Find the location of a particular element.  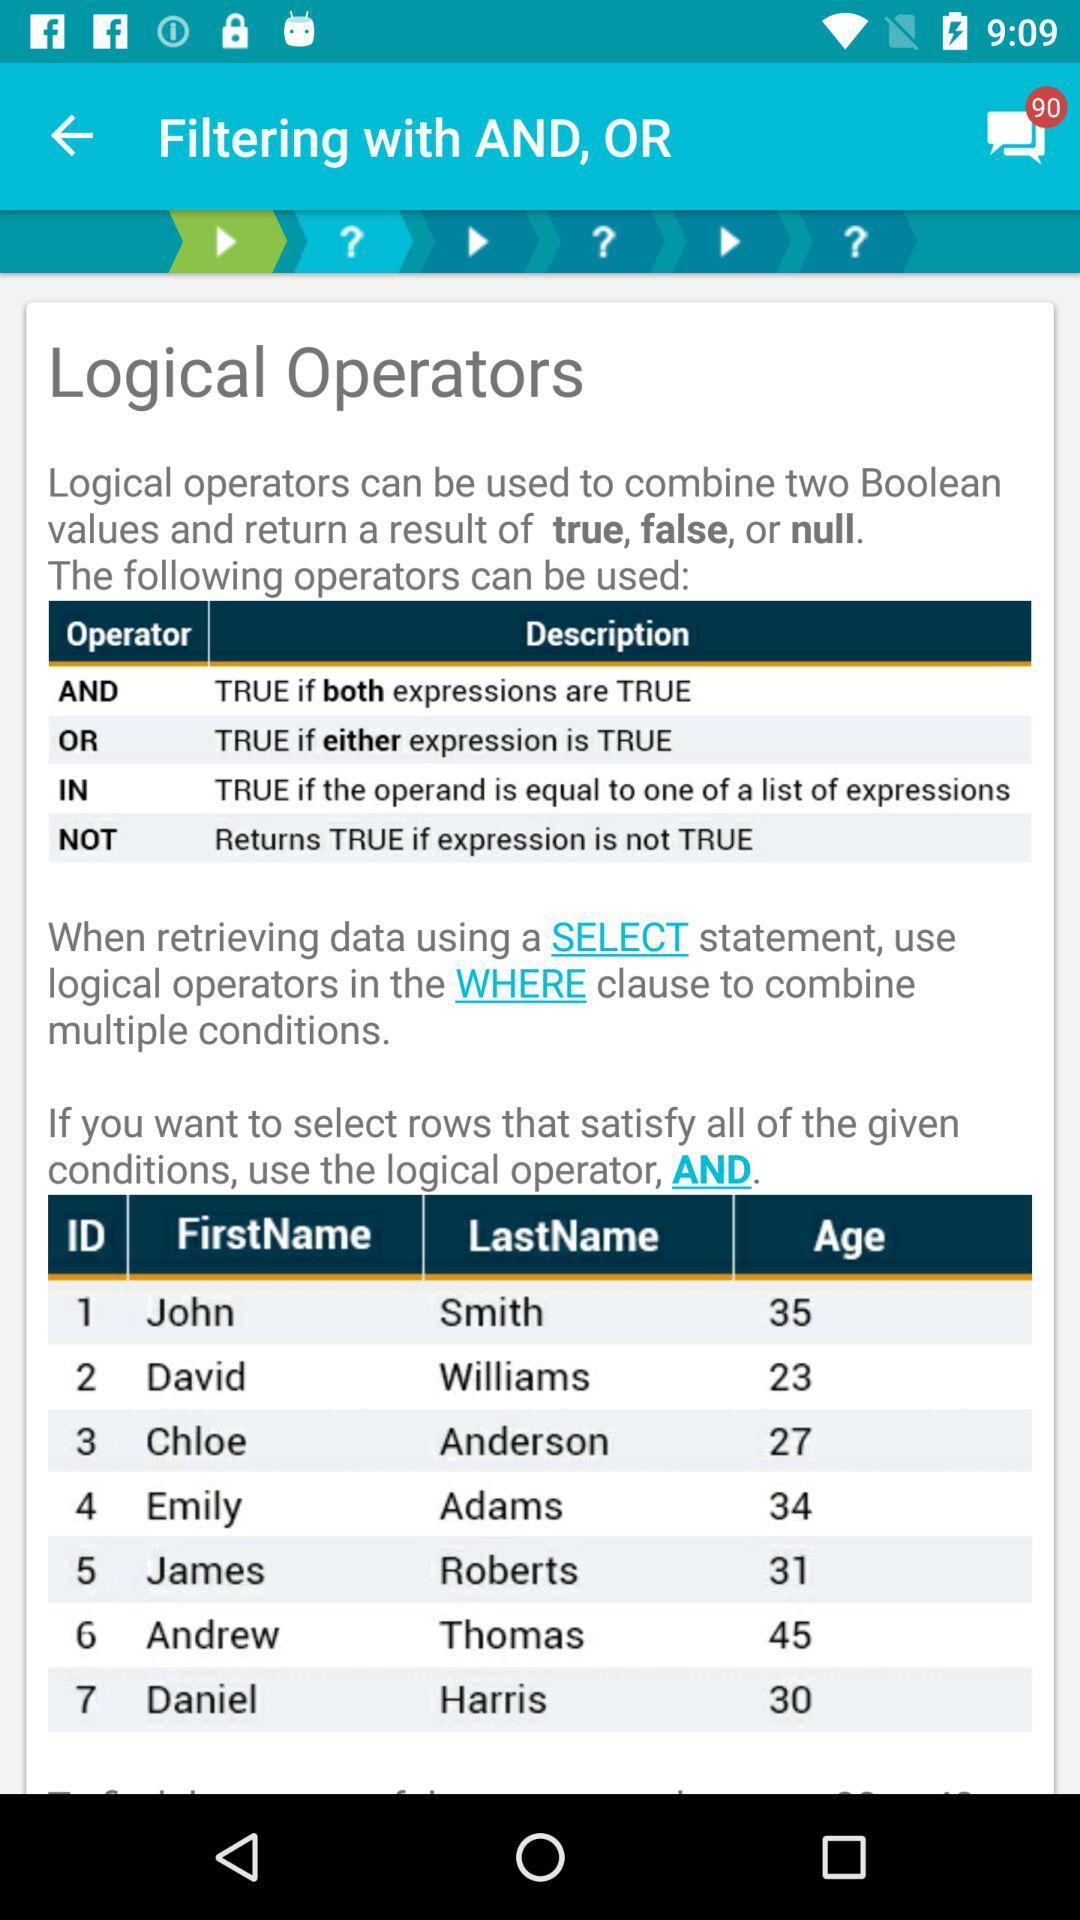

item above the logical operators  item is located at coordinates (72, 135).